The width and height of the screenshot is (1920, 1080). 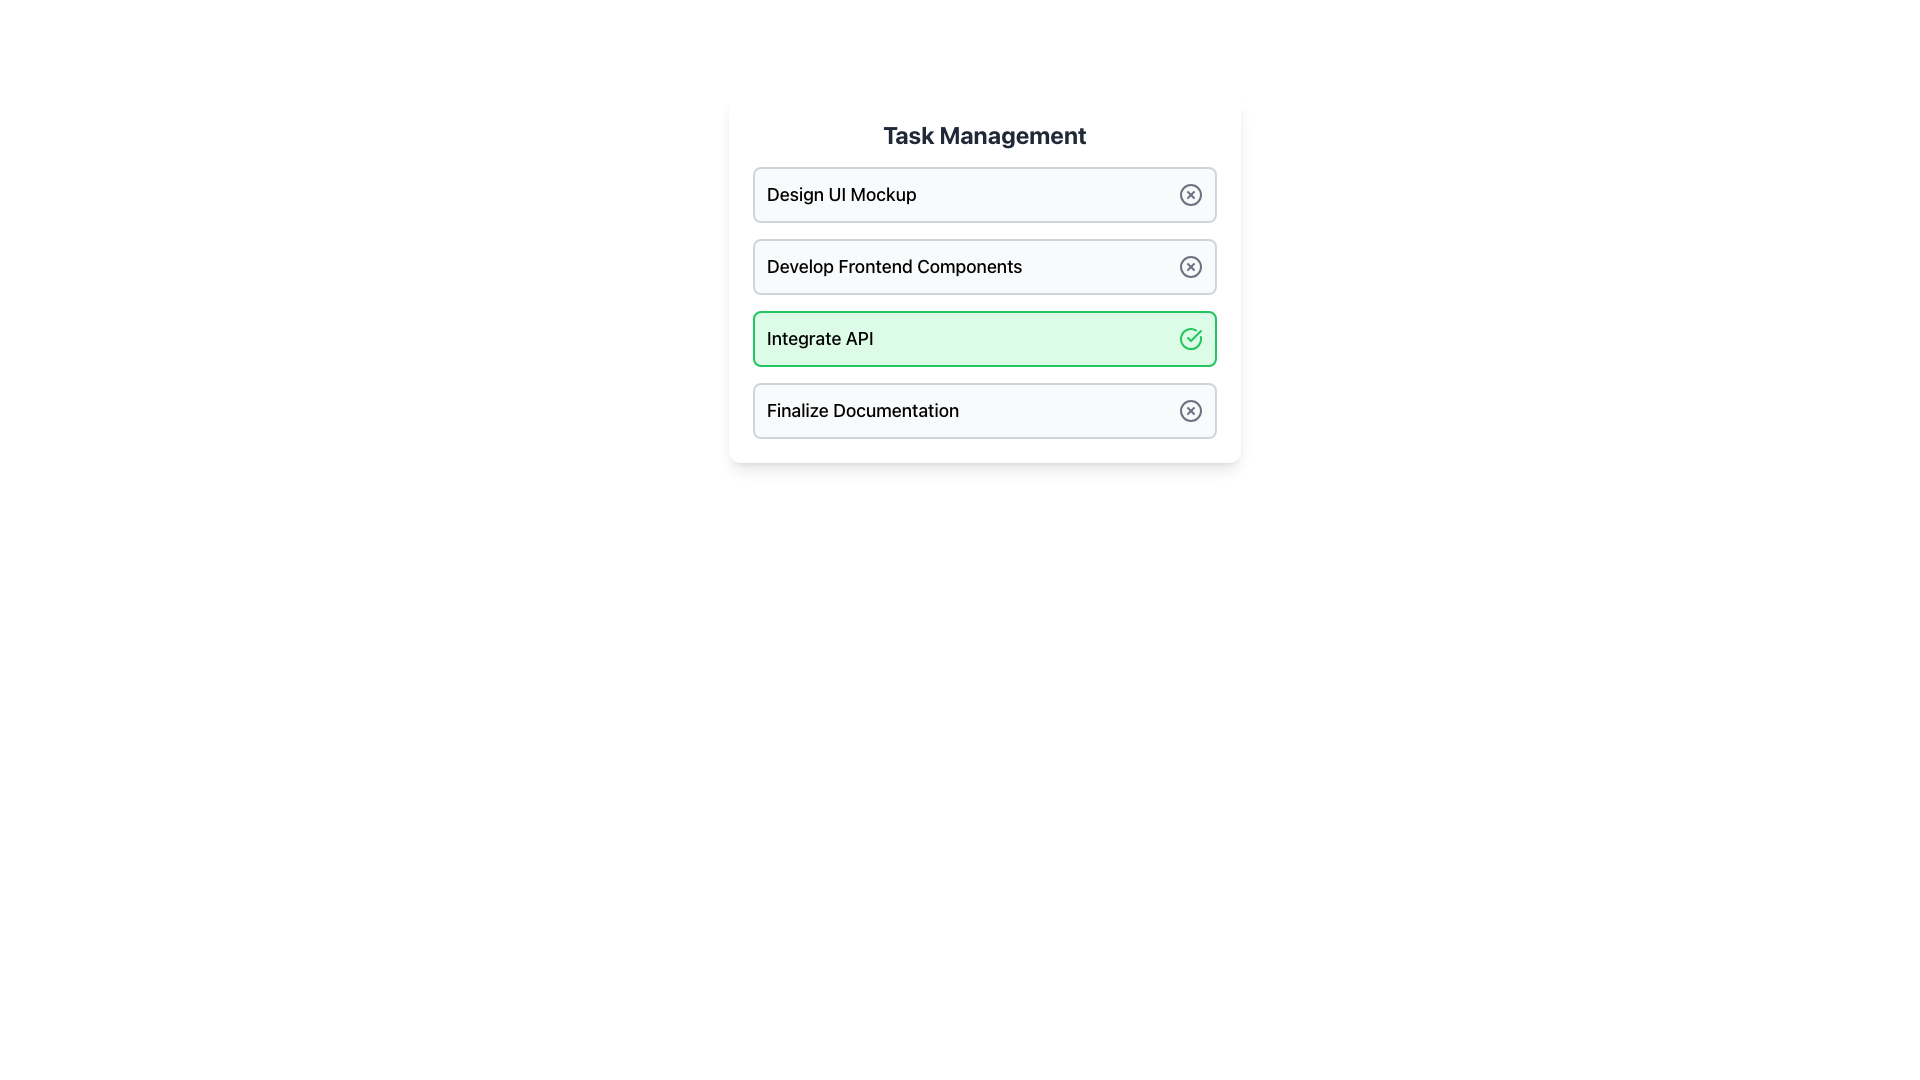 What do you see at coordinates (893, 265) in the screenshot?
I see `the Text Label displaying 'Develop Frontend Components', which is located in the second item of a vertically stacked list of task entries in a task management interface` at bounding box center [893, 265].